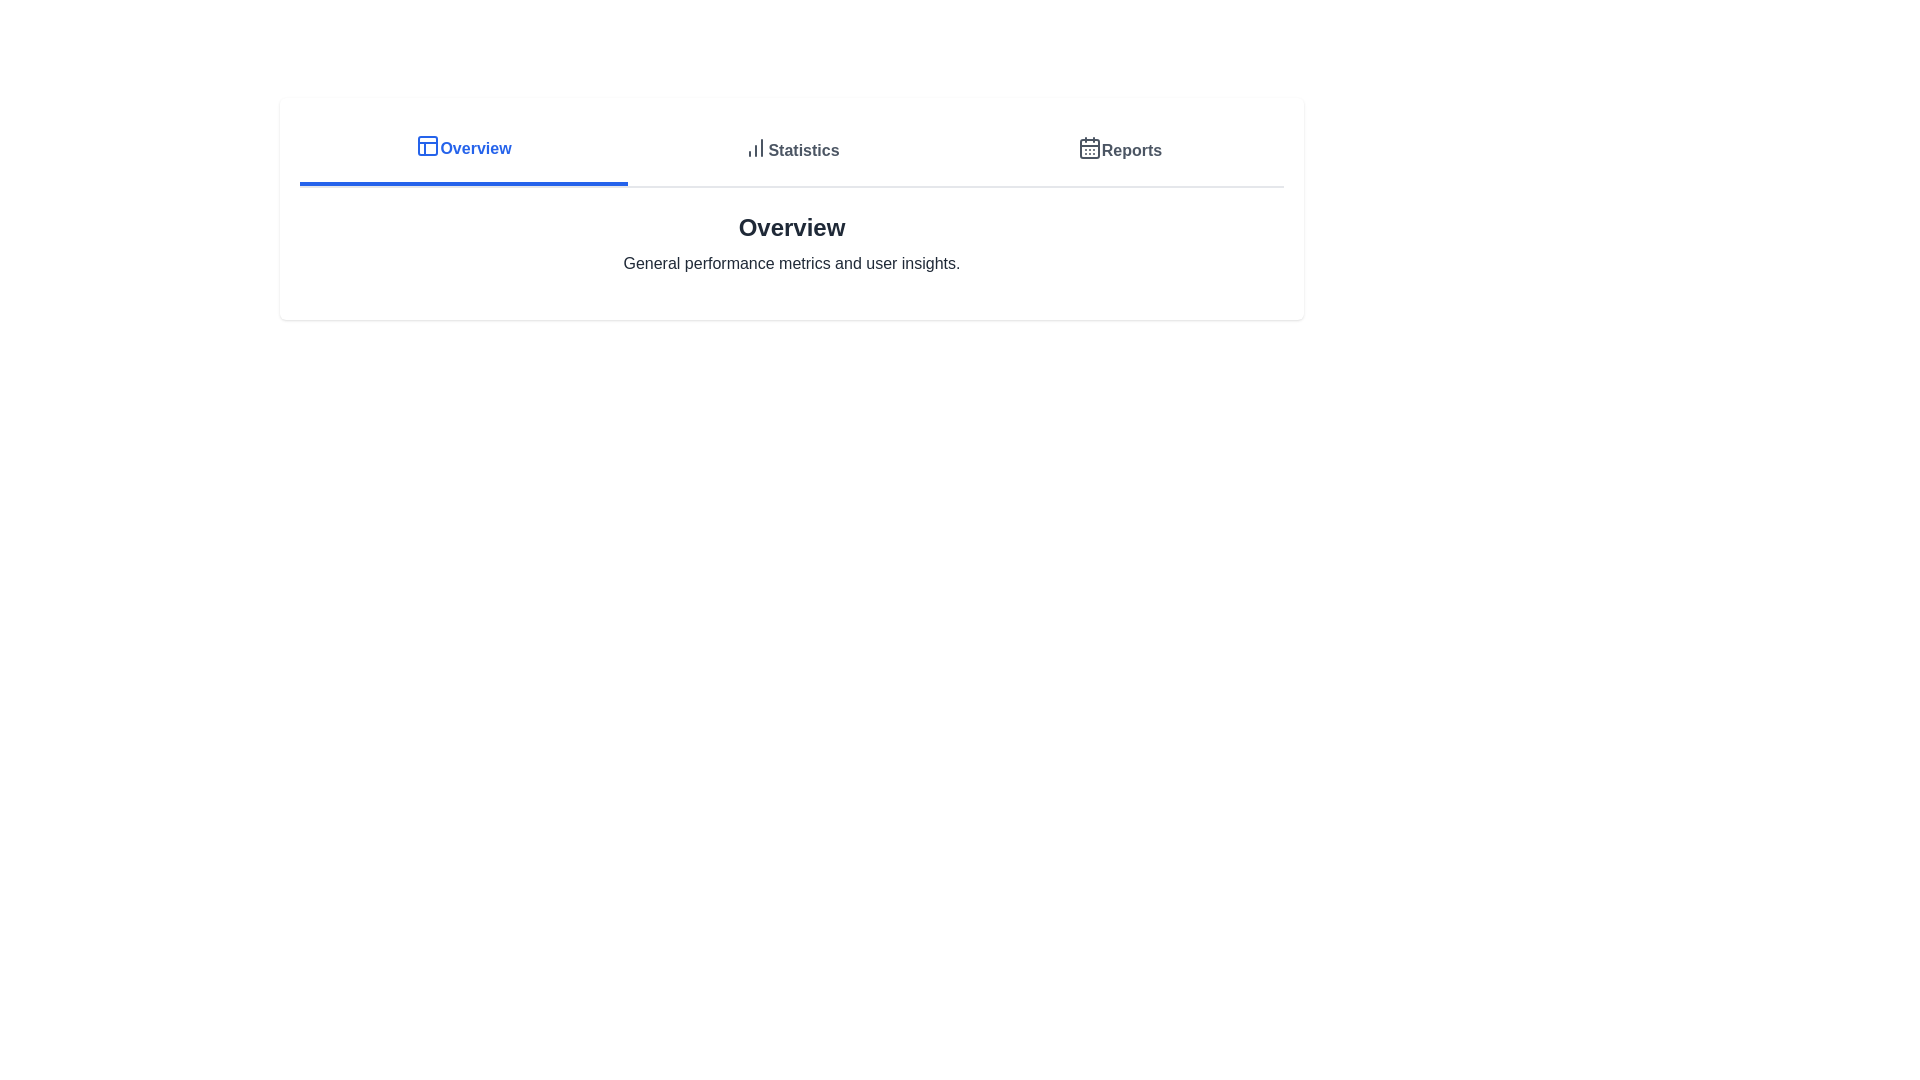 This screenshot has height=1080, width=1920. I want to click on the decorative SVG shape (rounded rectangle) located within the 'Overview' navigation item, which features a blue stroke and white fill, so click(427, 145).